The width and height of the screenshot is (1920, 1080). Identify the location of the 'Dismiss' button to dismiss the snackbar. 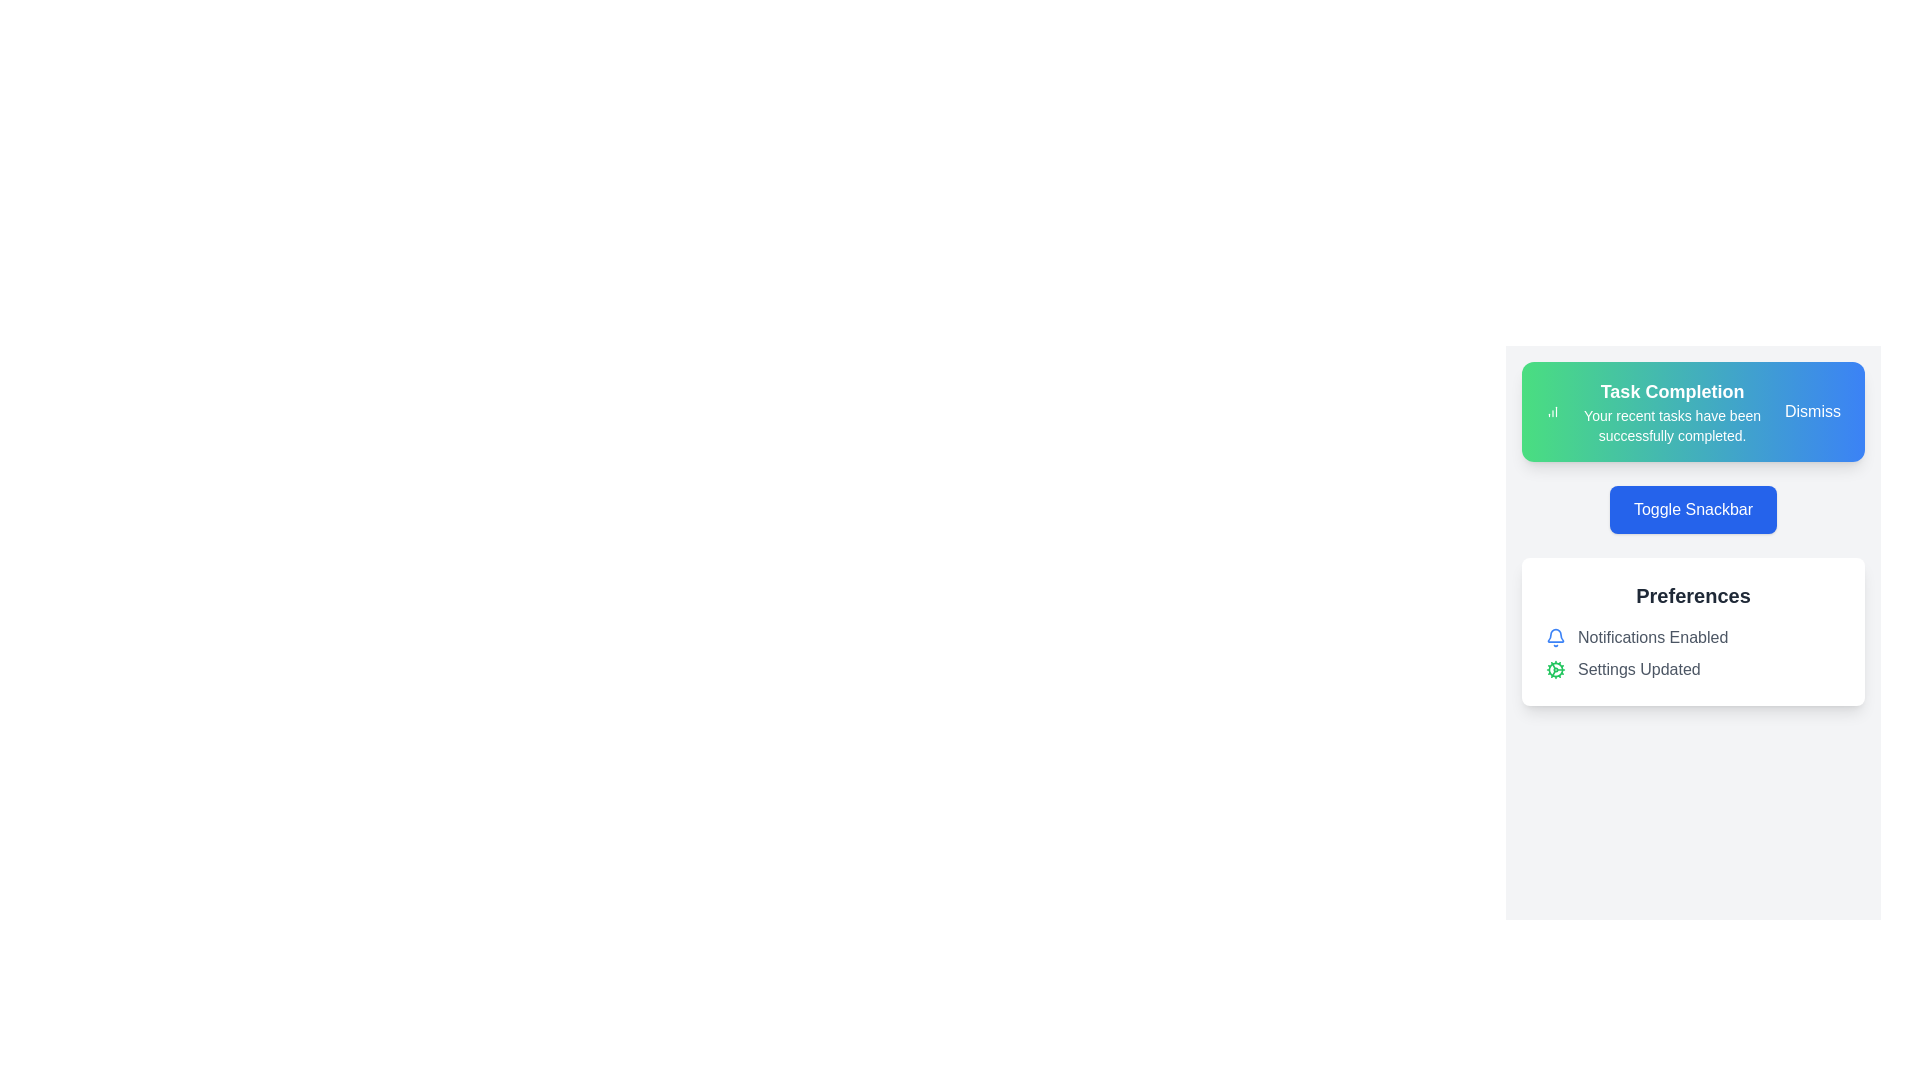
(1813, 411).